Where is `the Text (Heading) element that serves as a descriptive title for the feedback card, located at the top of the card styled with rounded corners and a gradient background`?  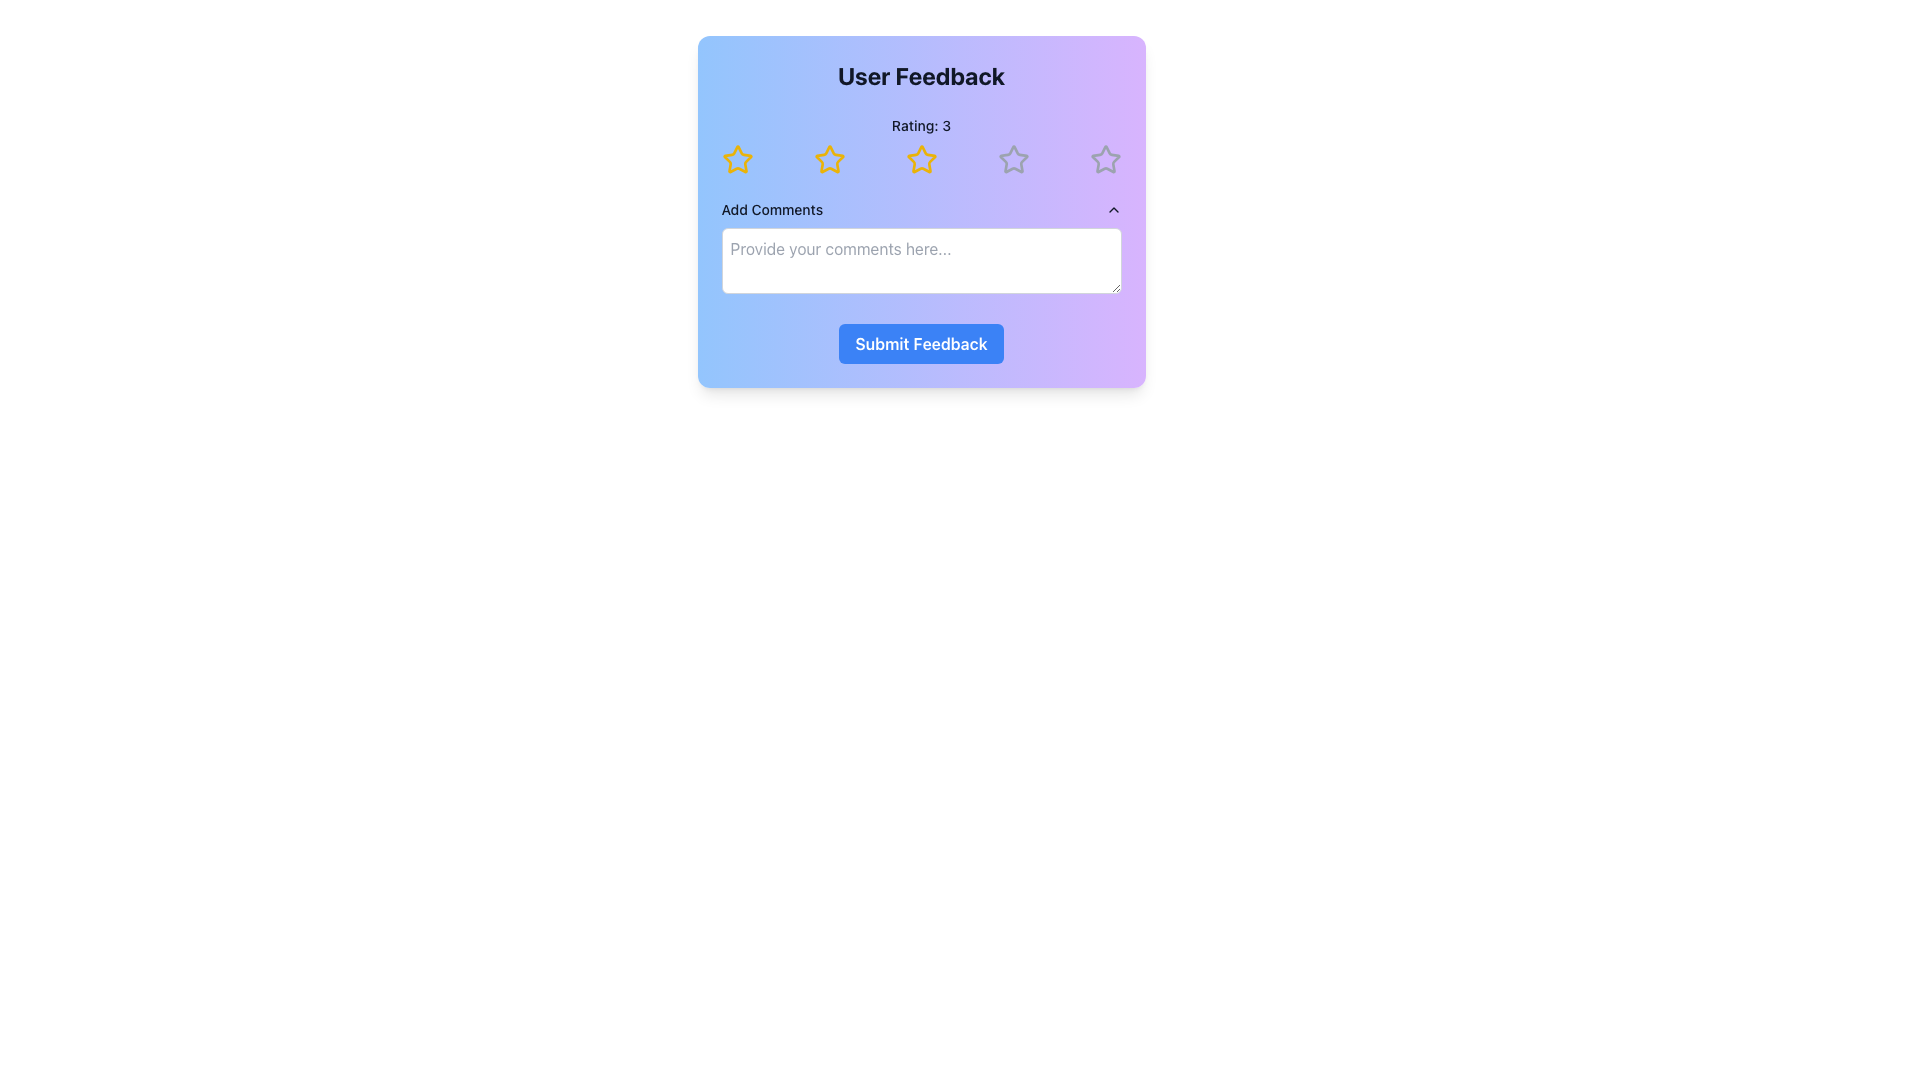 the Text (Heading) element that serves as a descriptive title for the feedback card, located at the top of the card styled with rounded corners and a gradient background is located at coordinates (920, 75).